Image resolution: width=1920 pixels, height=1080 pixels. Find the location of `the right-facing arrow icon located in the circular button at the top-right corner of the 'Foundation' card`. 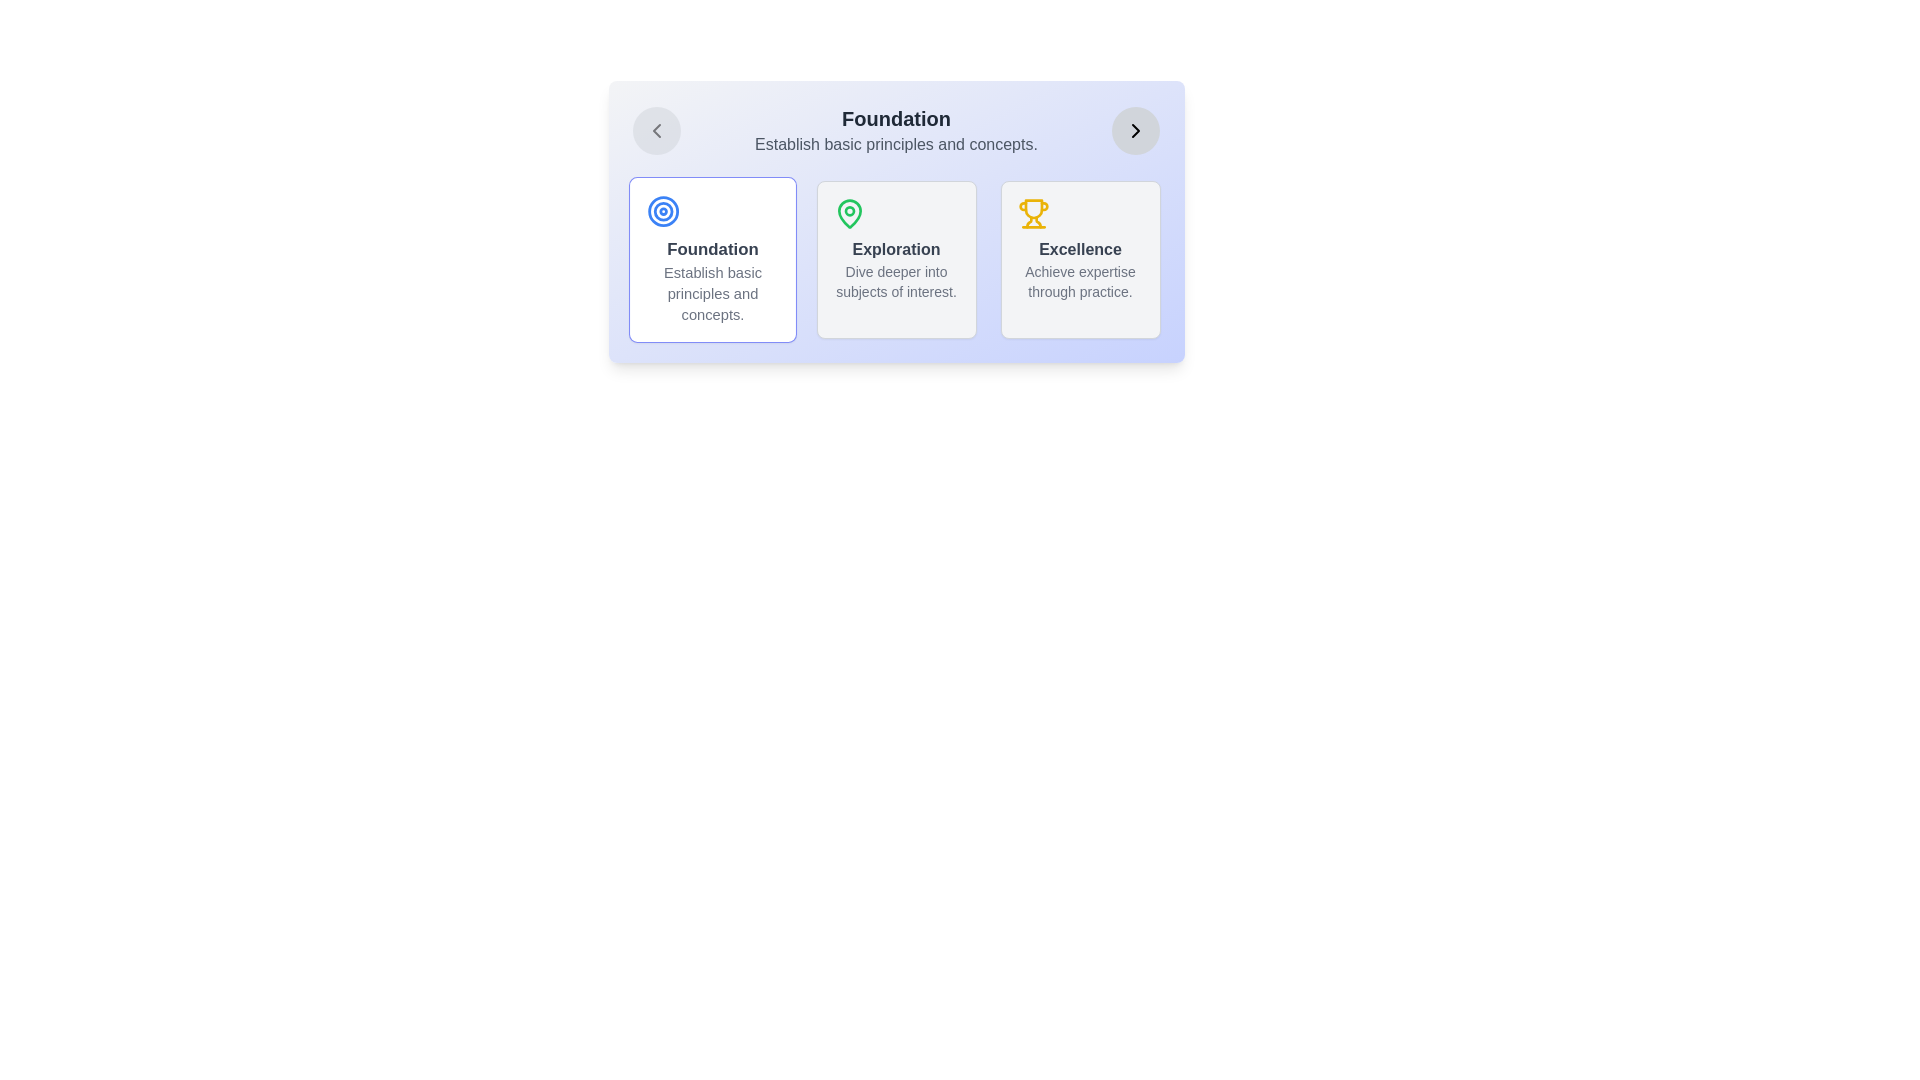

the right-facing arrow icon located in the circular button at the top-right corner of the 'Foundation' card is located at coordinates (1136, 131).